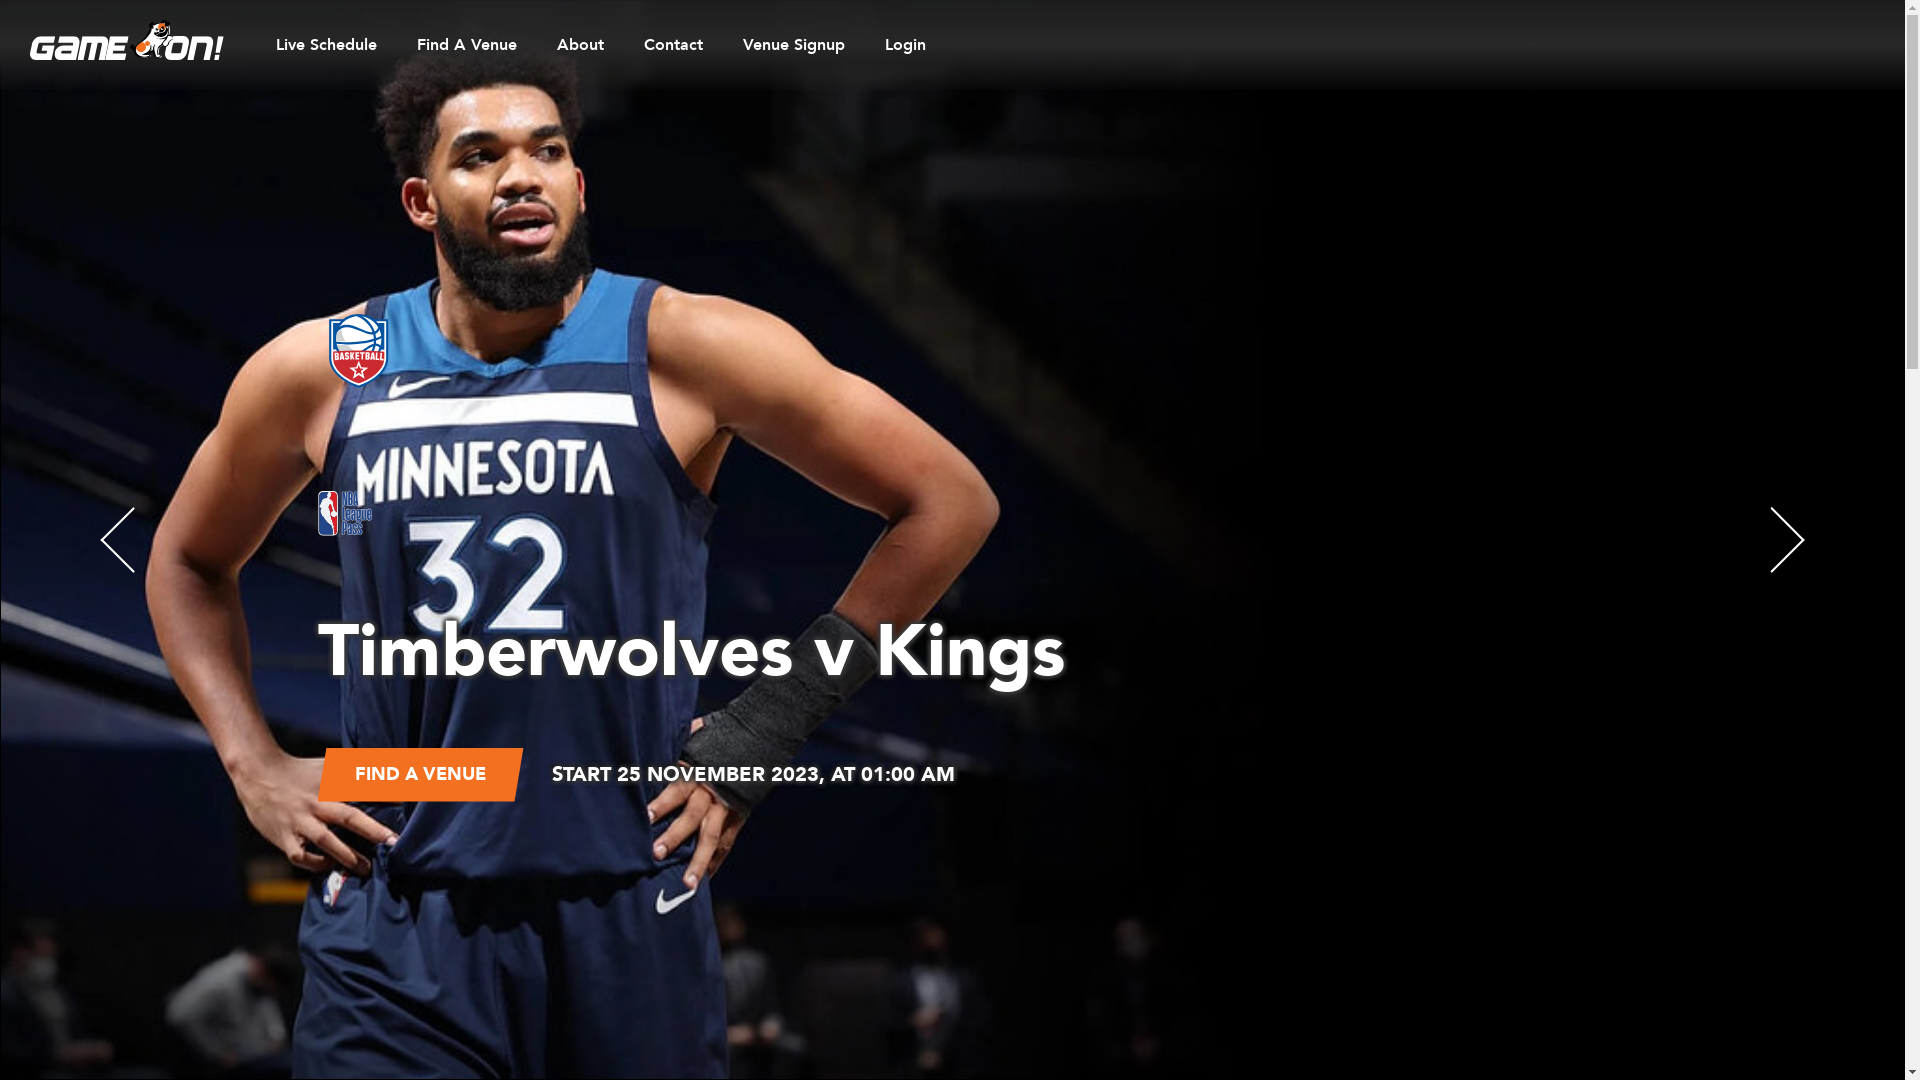 This screenshot has width=1920, height=1080. I want to click on 'Login', so click(904, 45).